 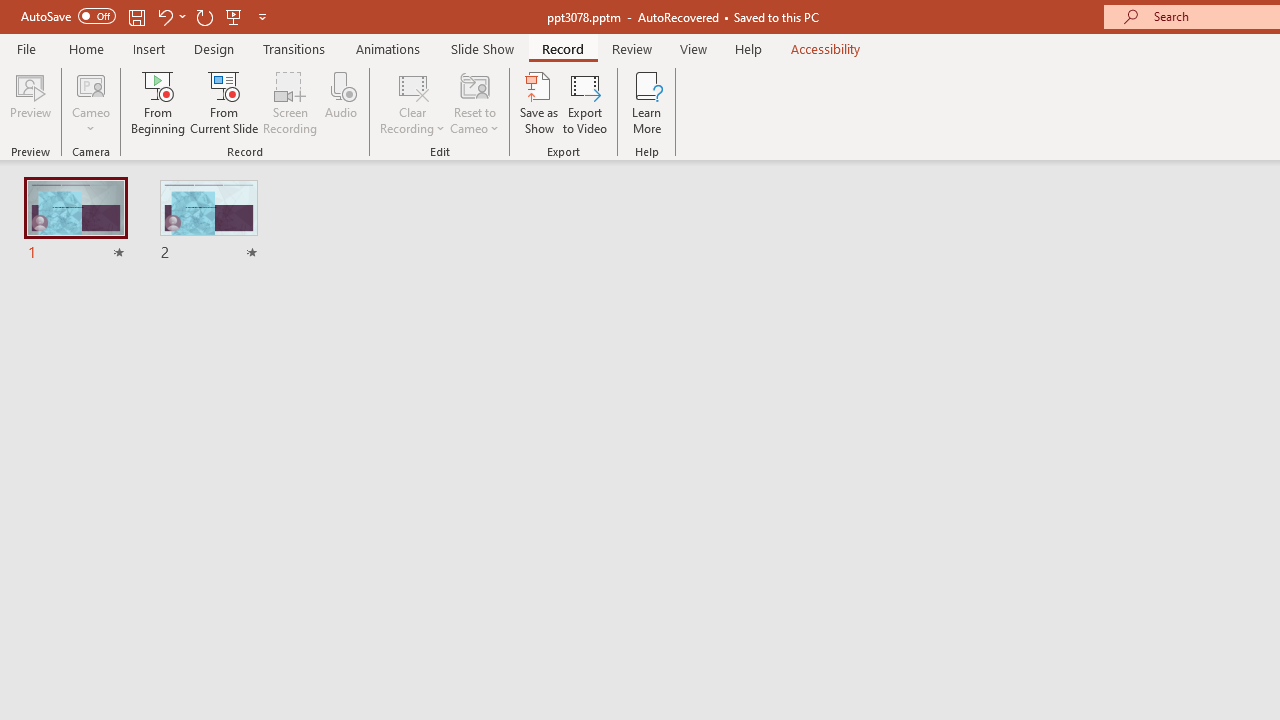 I want to click on 'Save as Show', so click(x=539, y=103).